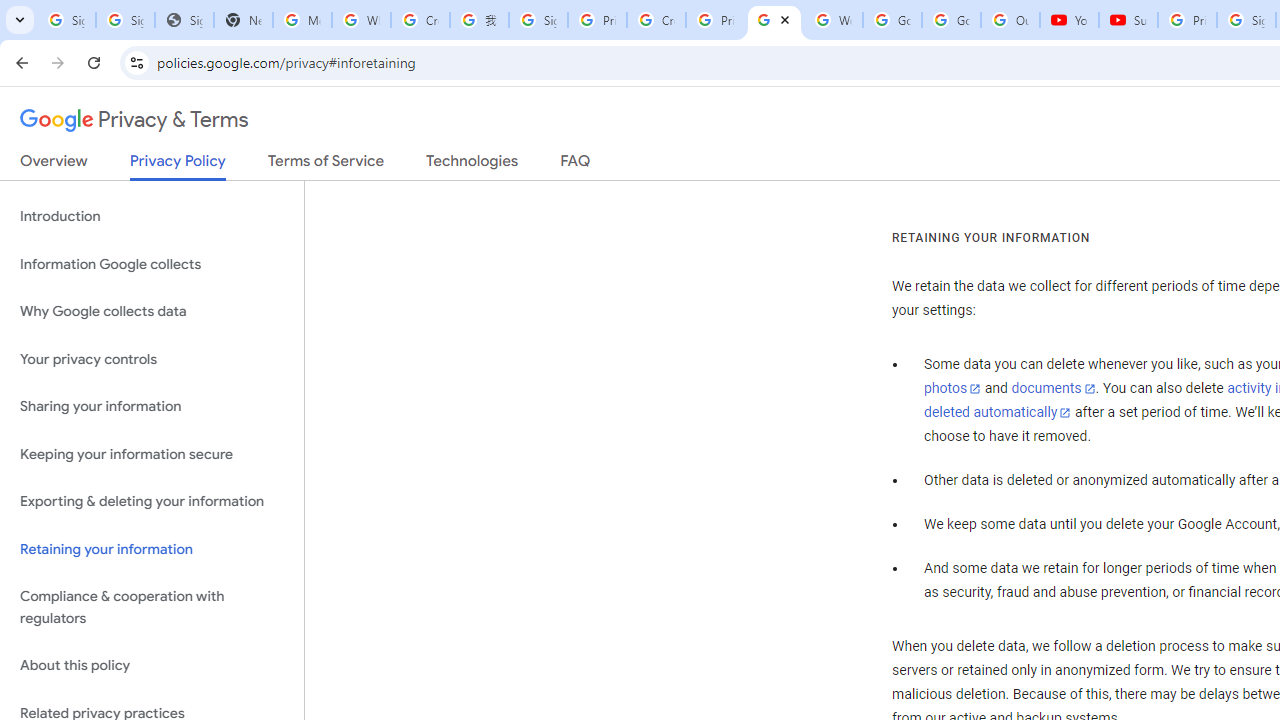  I want to click on 'Sign in - Google Accounts', so click(538, 20).